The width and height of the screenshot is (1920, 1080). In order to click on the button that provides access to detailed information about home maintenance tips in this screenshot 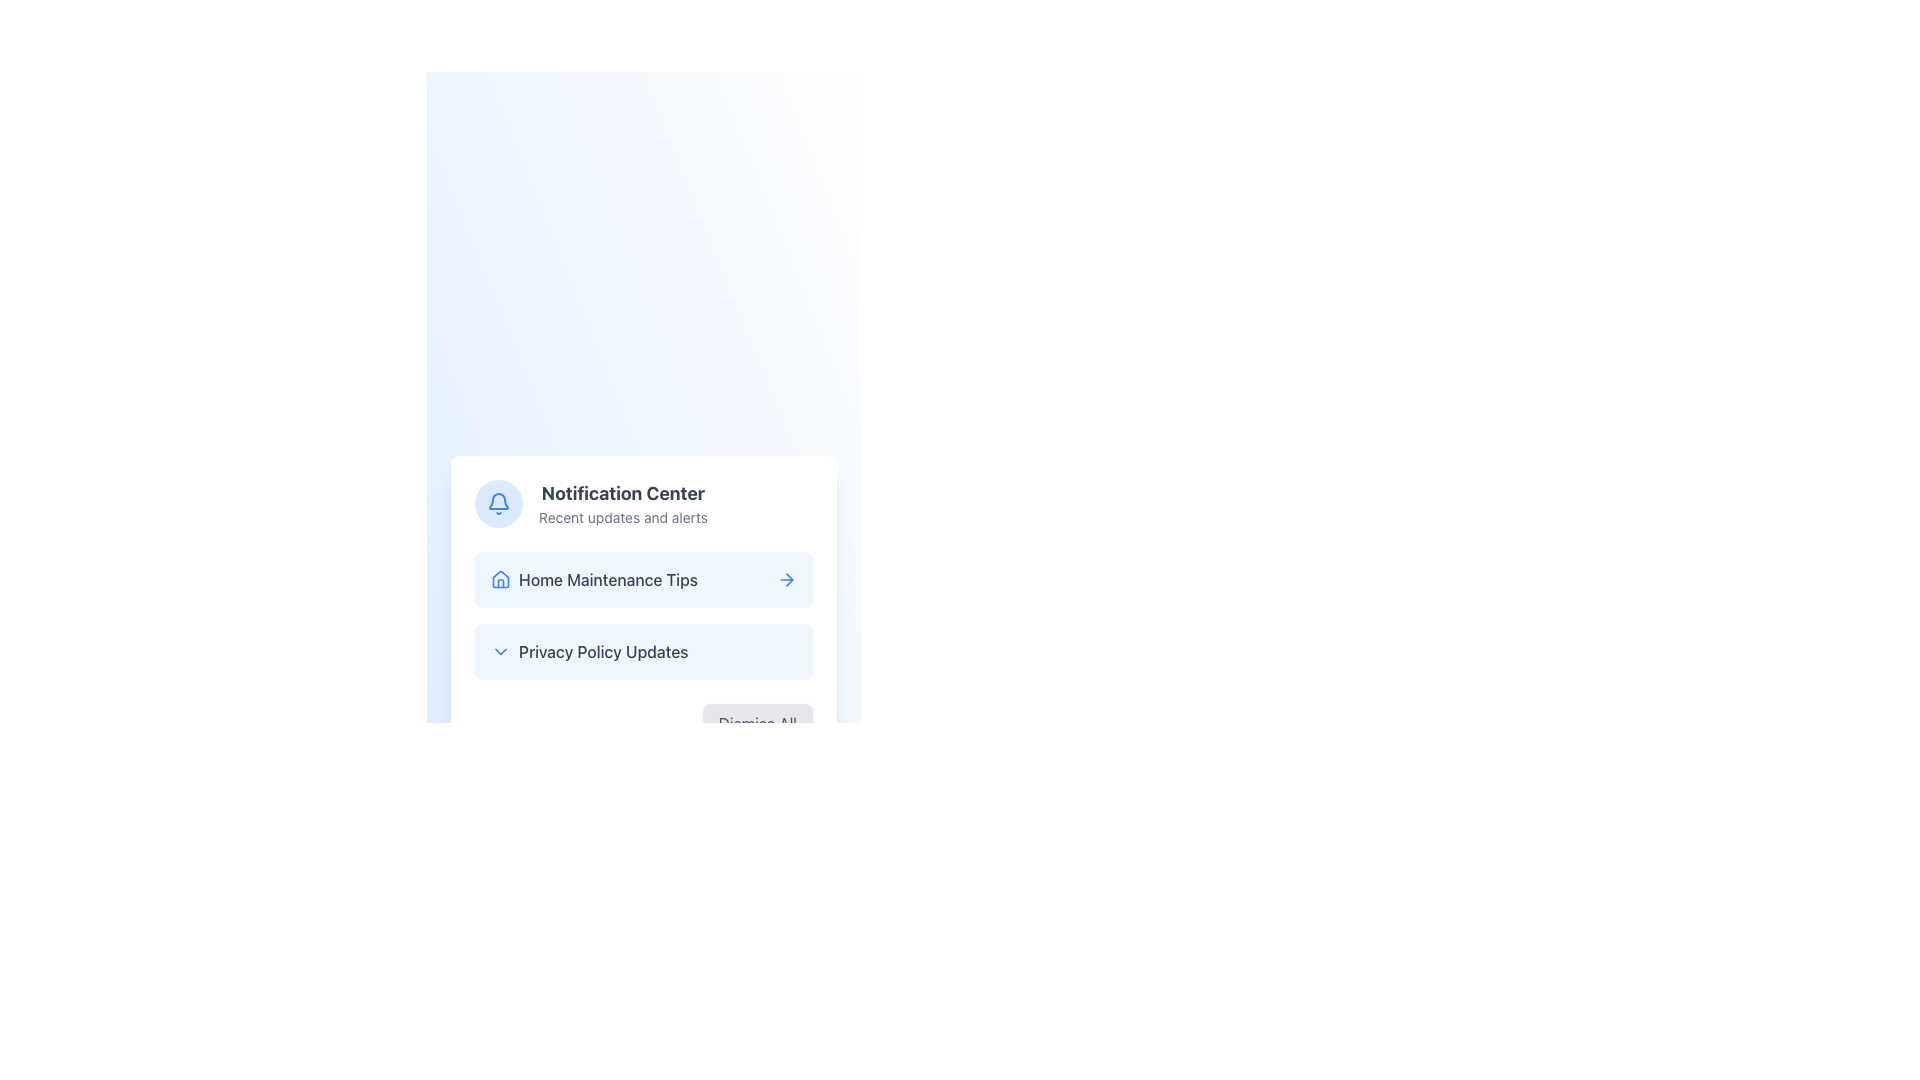, I will do `click(643, 579)`.